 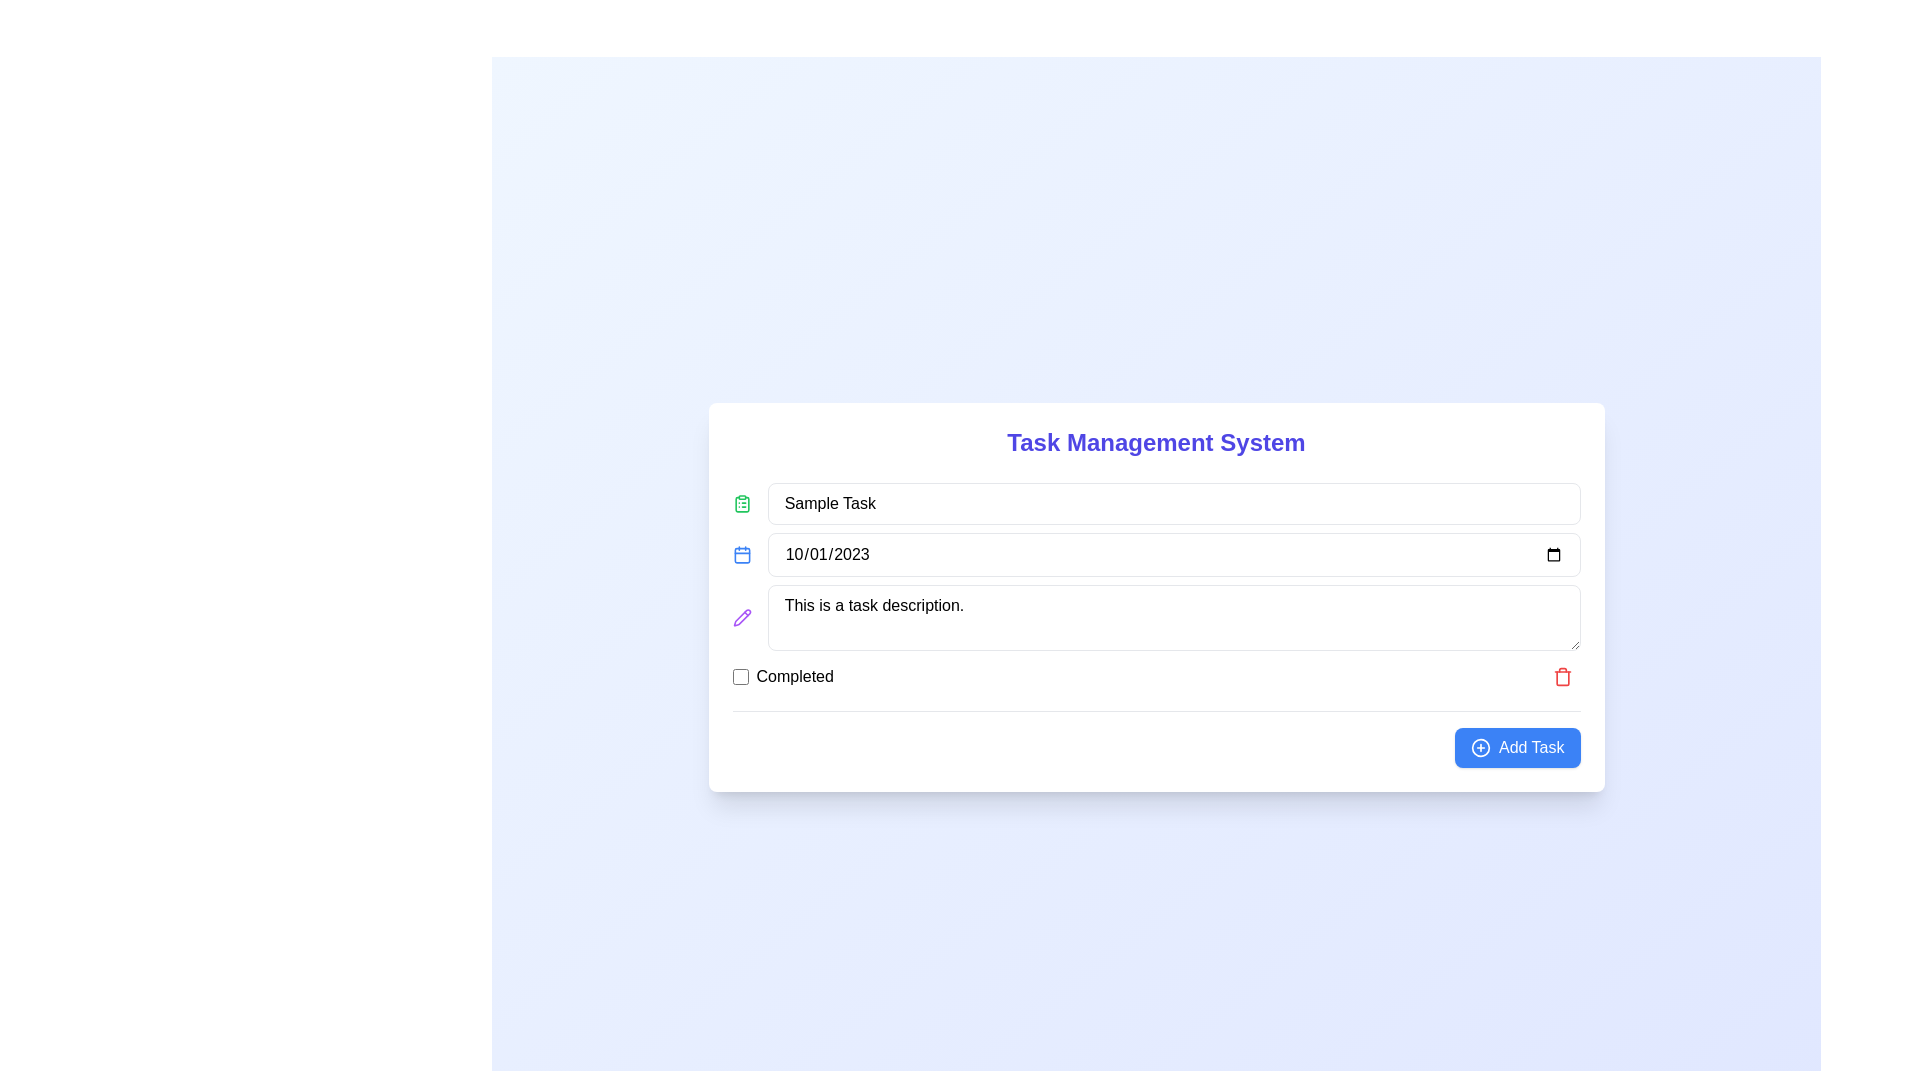 I want to click on the descriptive text label that clarifies the function of the checkbox for marking tasks as completed, which is positioned to the right of the checkbox in the bottom section of the white card interface, so click(x=794, y=675).